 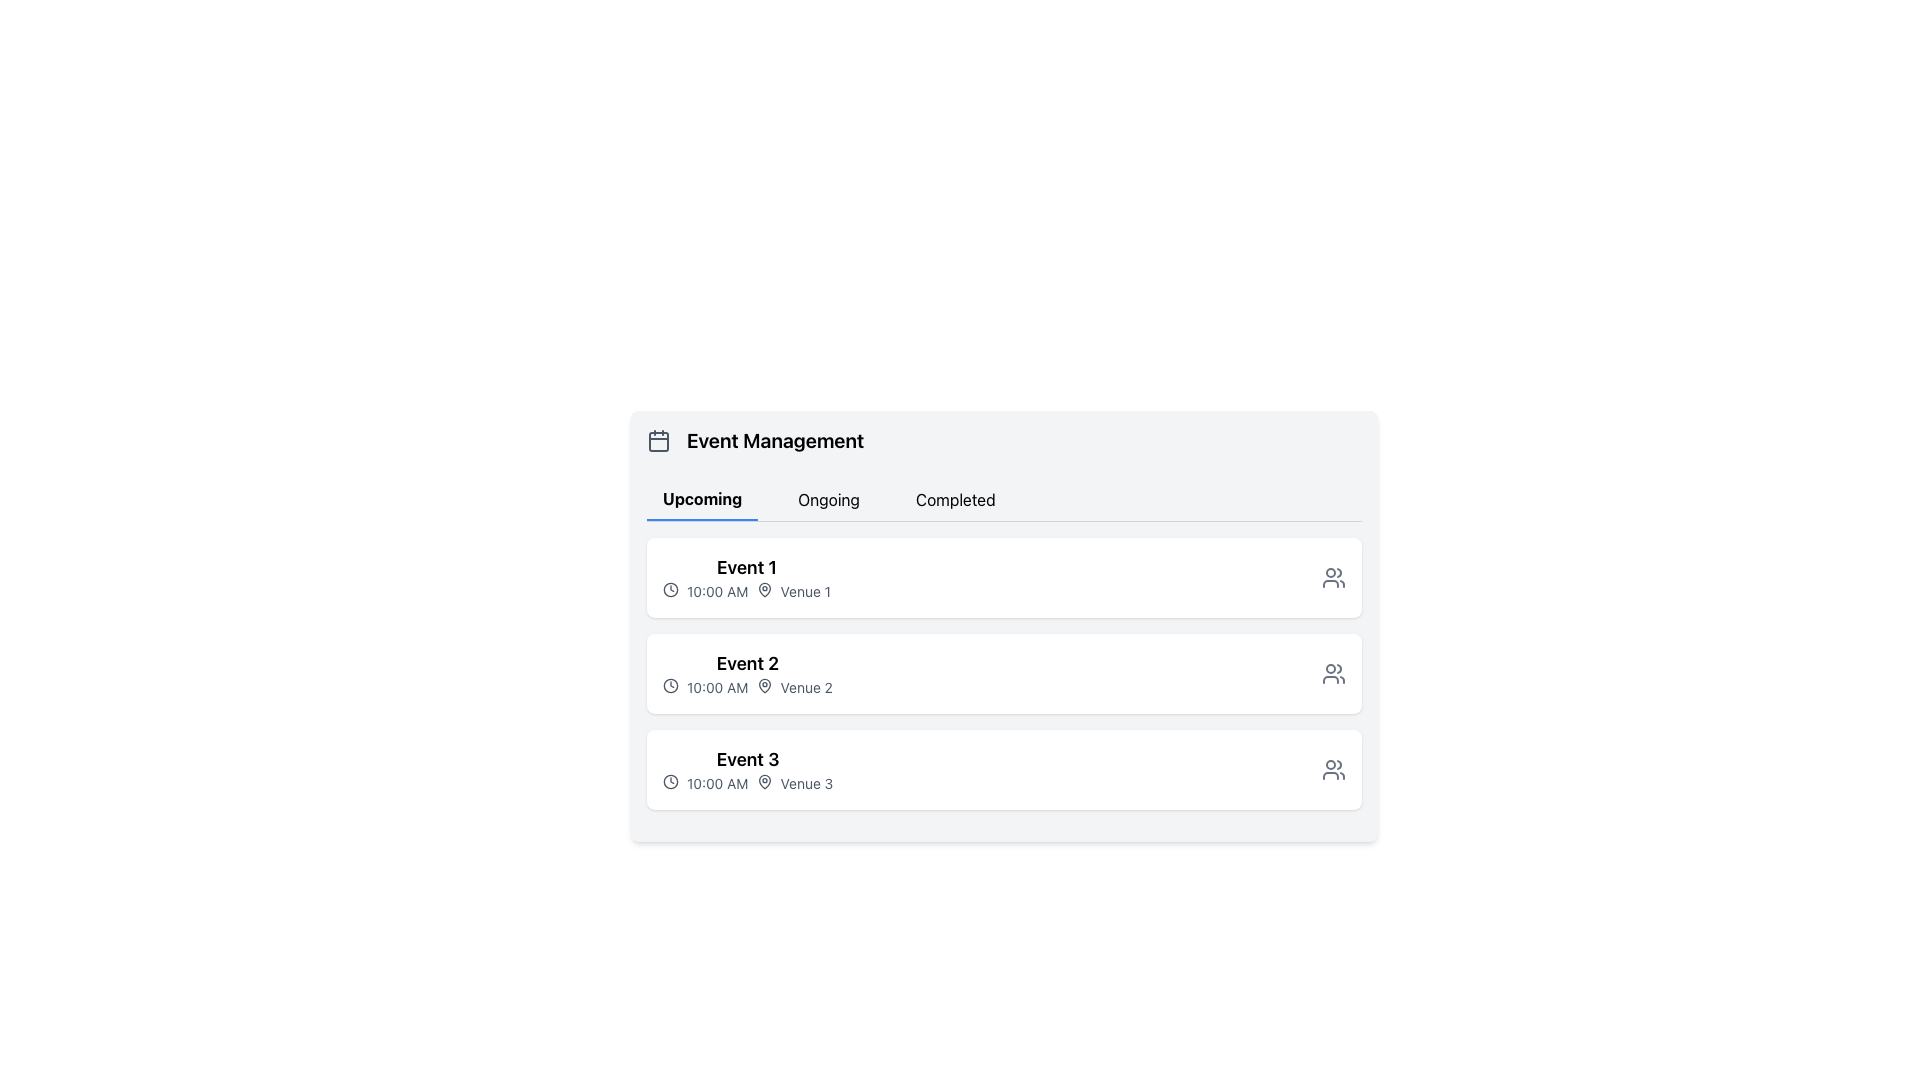 What do you see at coordinates (763, 589) in the screenshot?
I see `the map pin icon located to the right of the time icon in the first event row within the 'Upcoming' section of the Event Management interface` at bounding box center [763, 589].